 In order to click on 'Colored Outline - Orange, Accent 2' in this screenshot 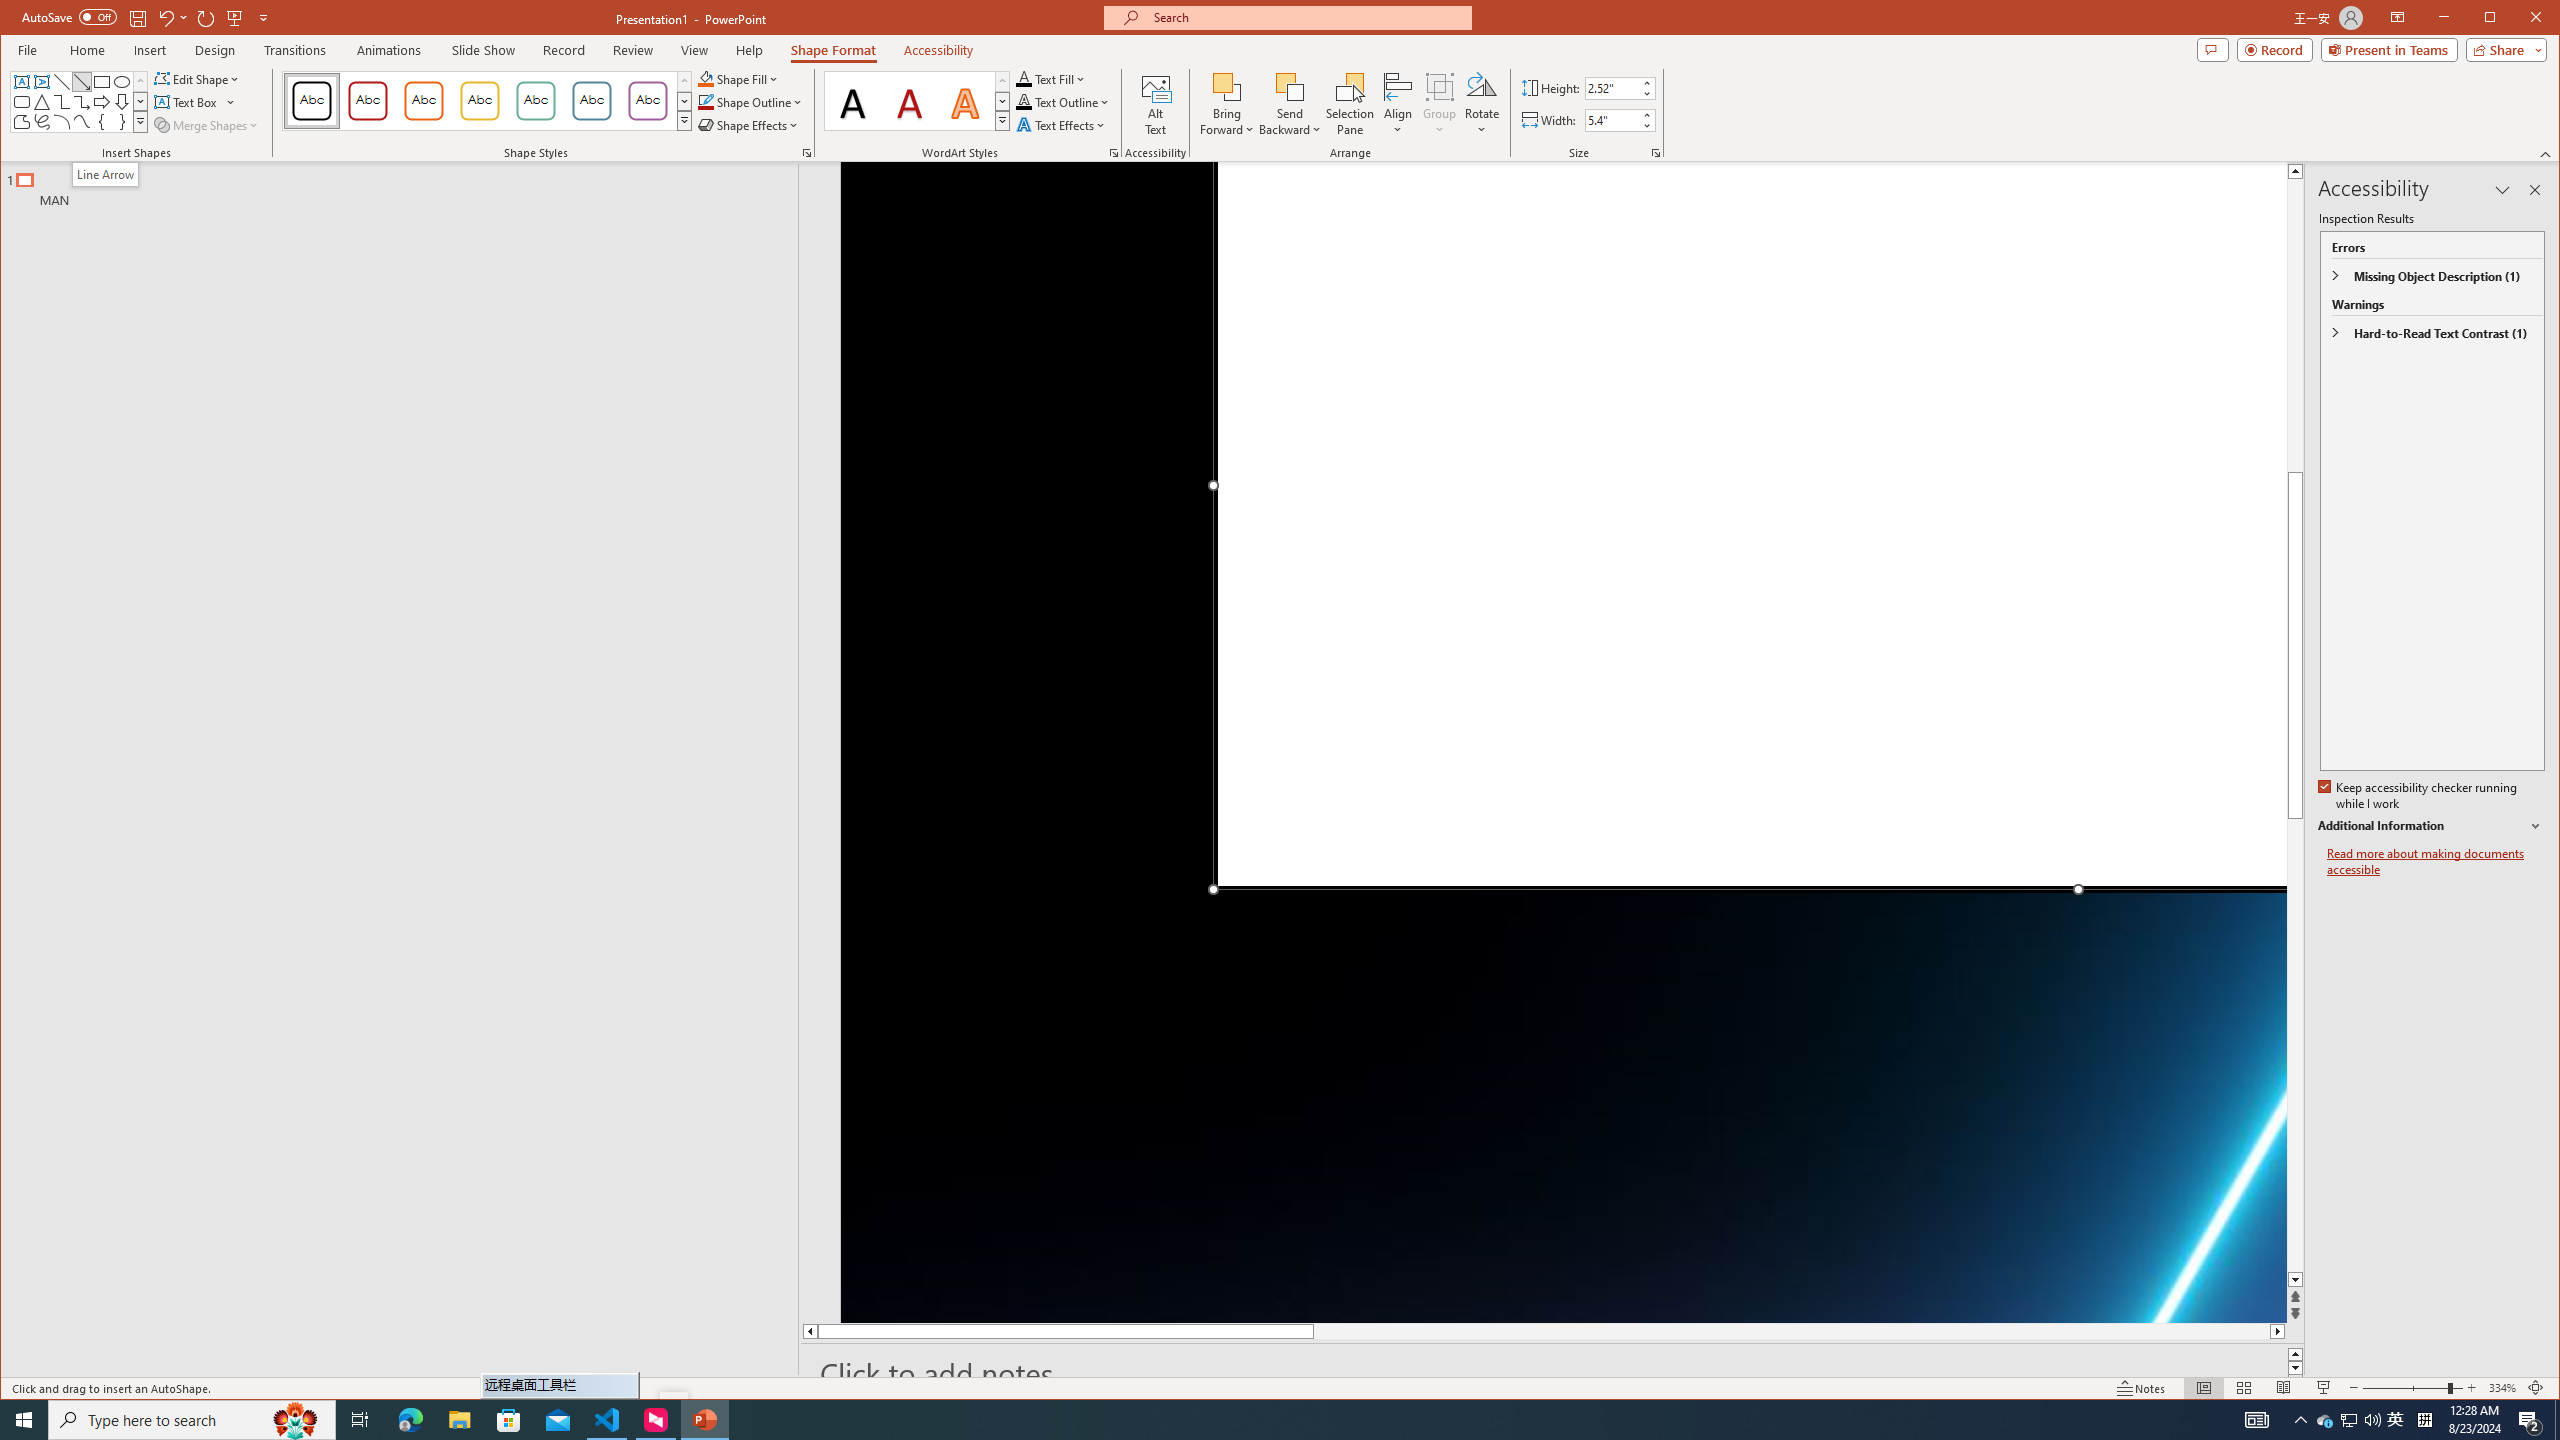, I will do `click(423, 100)`.